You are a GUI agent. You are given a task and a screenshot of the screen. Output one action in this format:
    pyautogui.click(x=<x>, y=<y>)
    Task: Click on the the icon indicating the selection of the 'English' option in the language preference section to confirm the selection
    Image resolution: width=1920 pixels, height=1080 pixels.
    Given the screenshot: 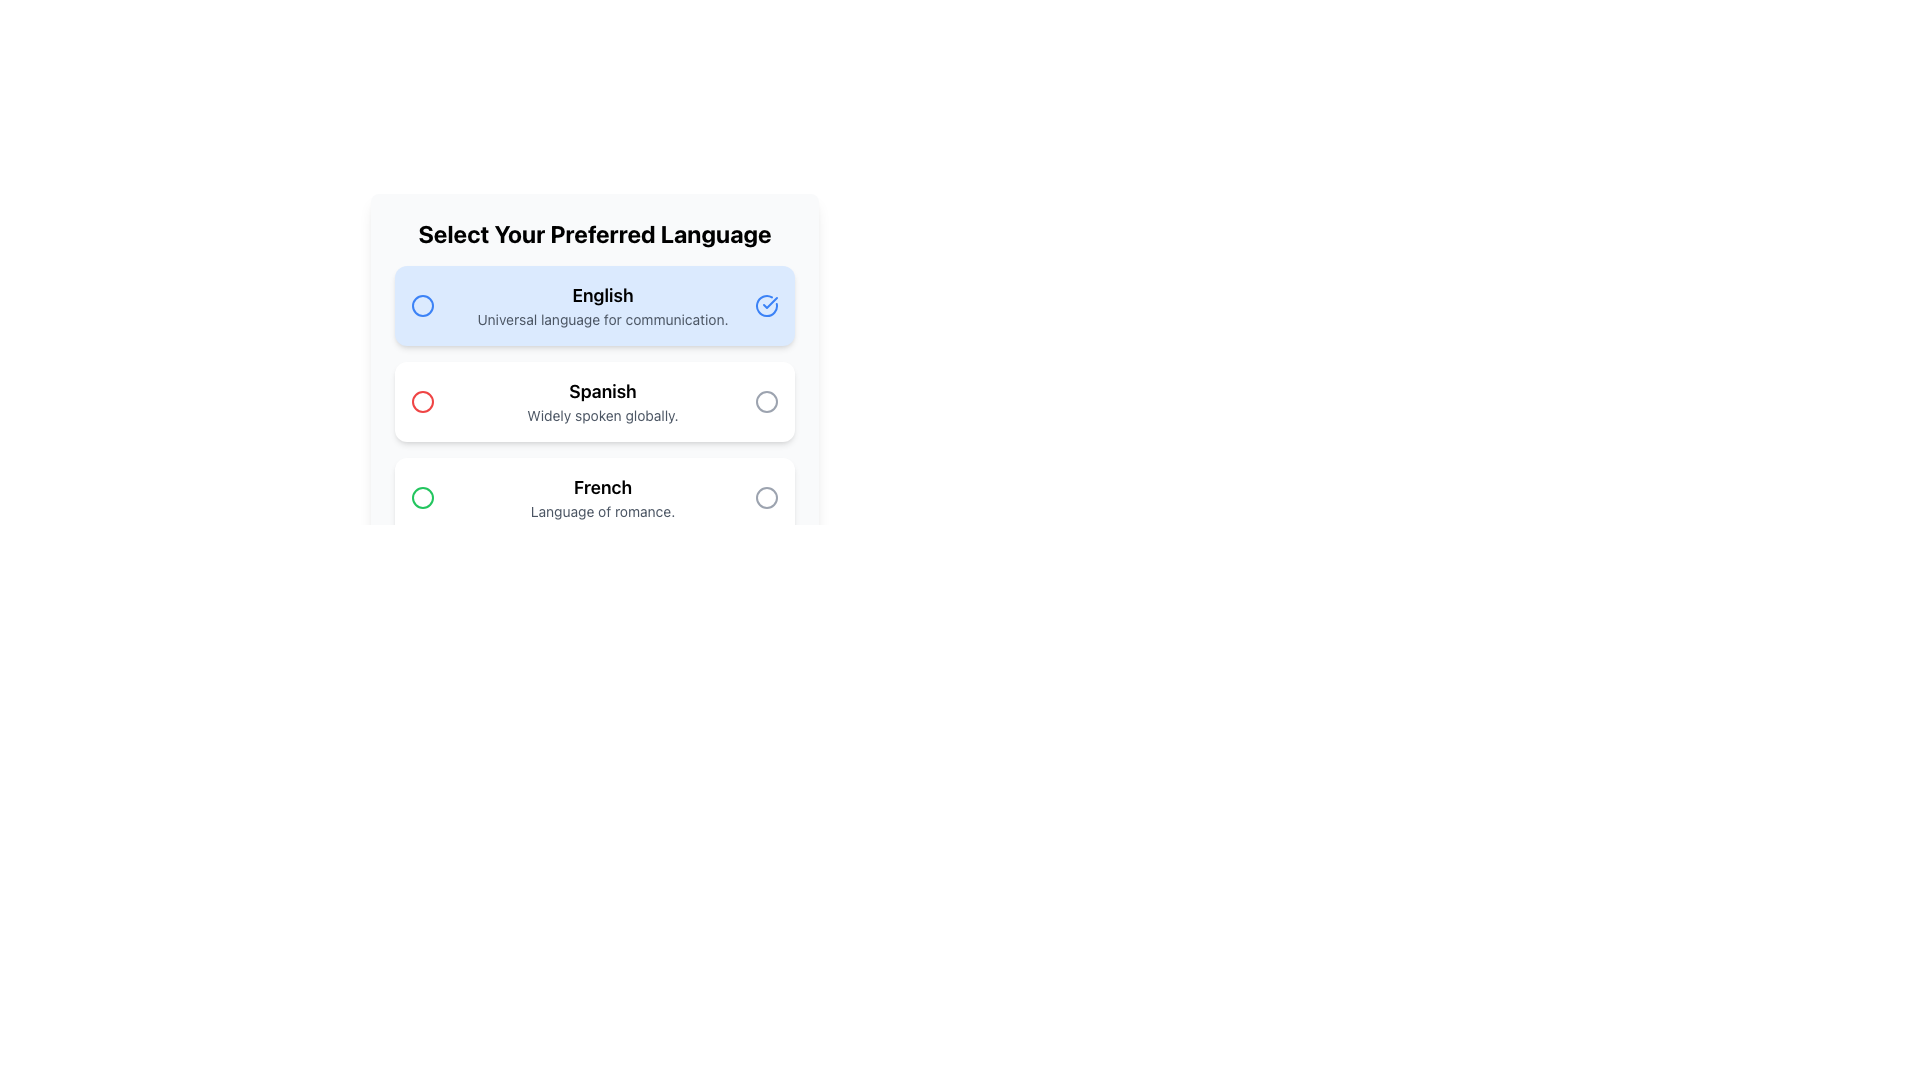 What is the action you would take?
    pyautogui.click(x=766, y=305)
    